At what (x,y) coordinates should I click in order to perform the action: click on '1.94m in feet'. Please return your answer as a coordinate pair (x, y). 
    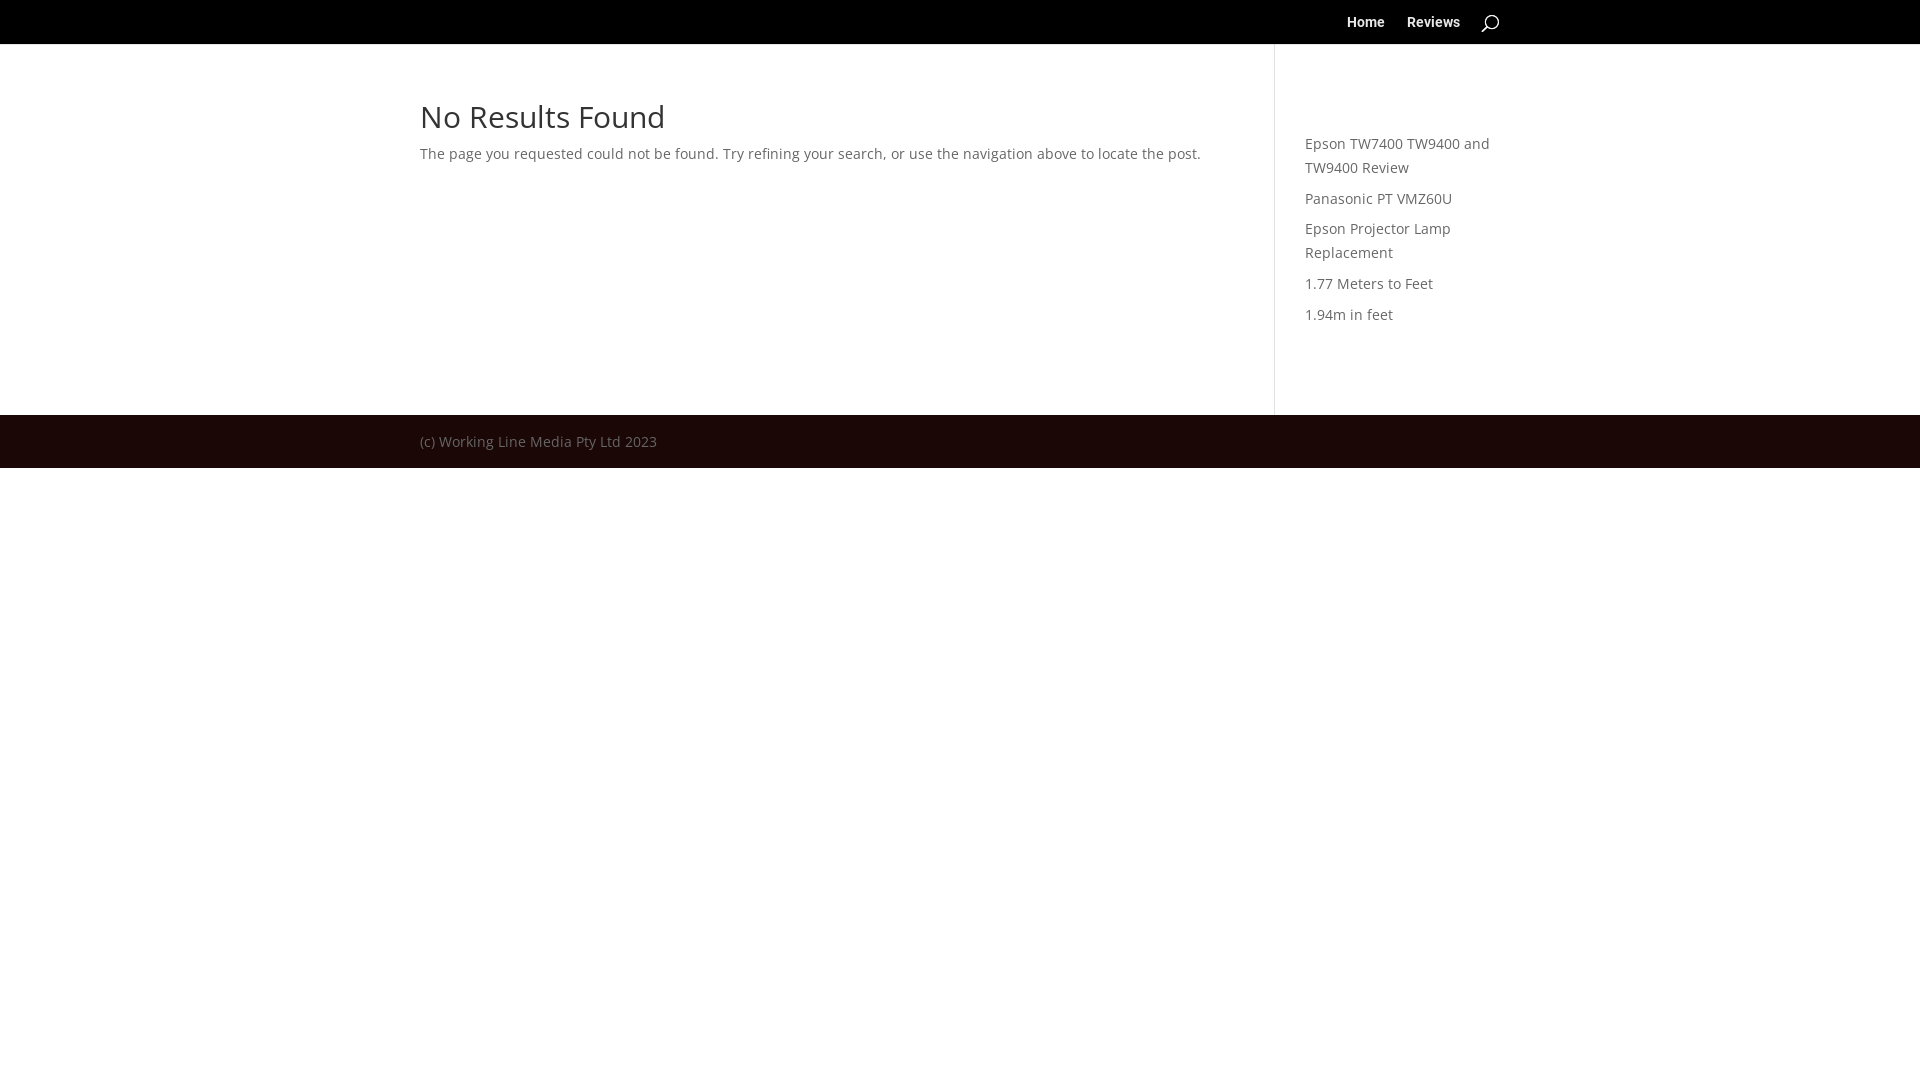
    Looking at the image, I should click on (1348, 314).